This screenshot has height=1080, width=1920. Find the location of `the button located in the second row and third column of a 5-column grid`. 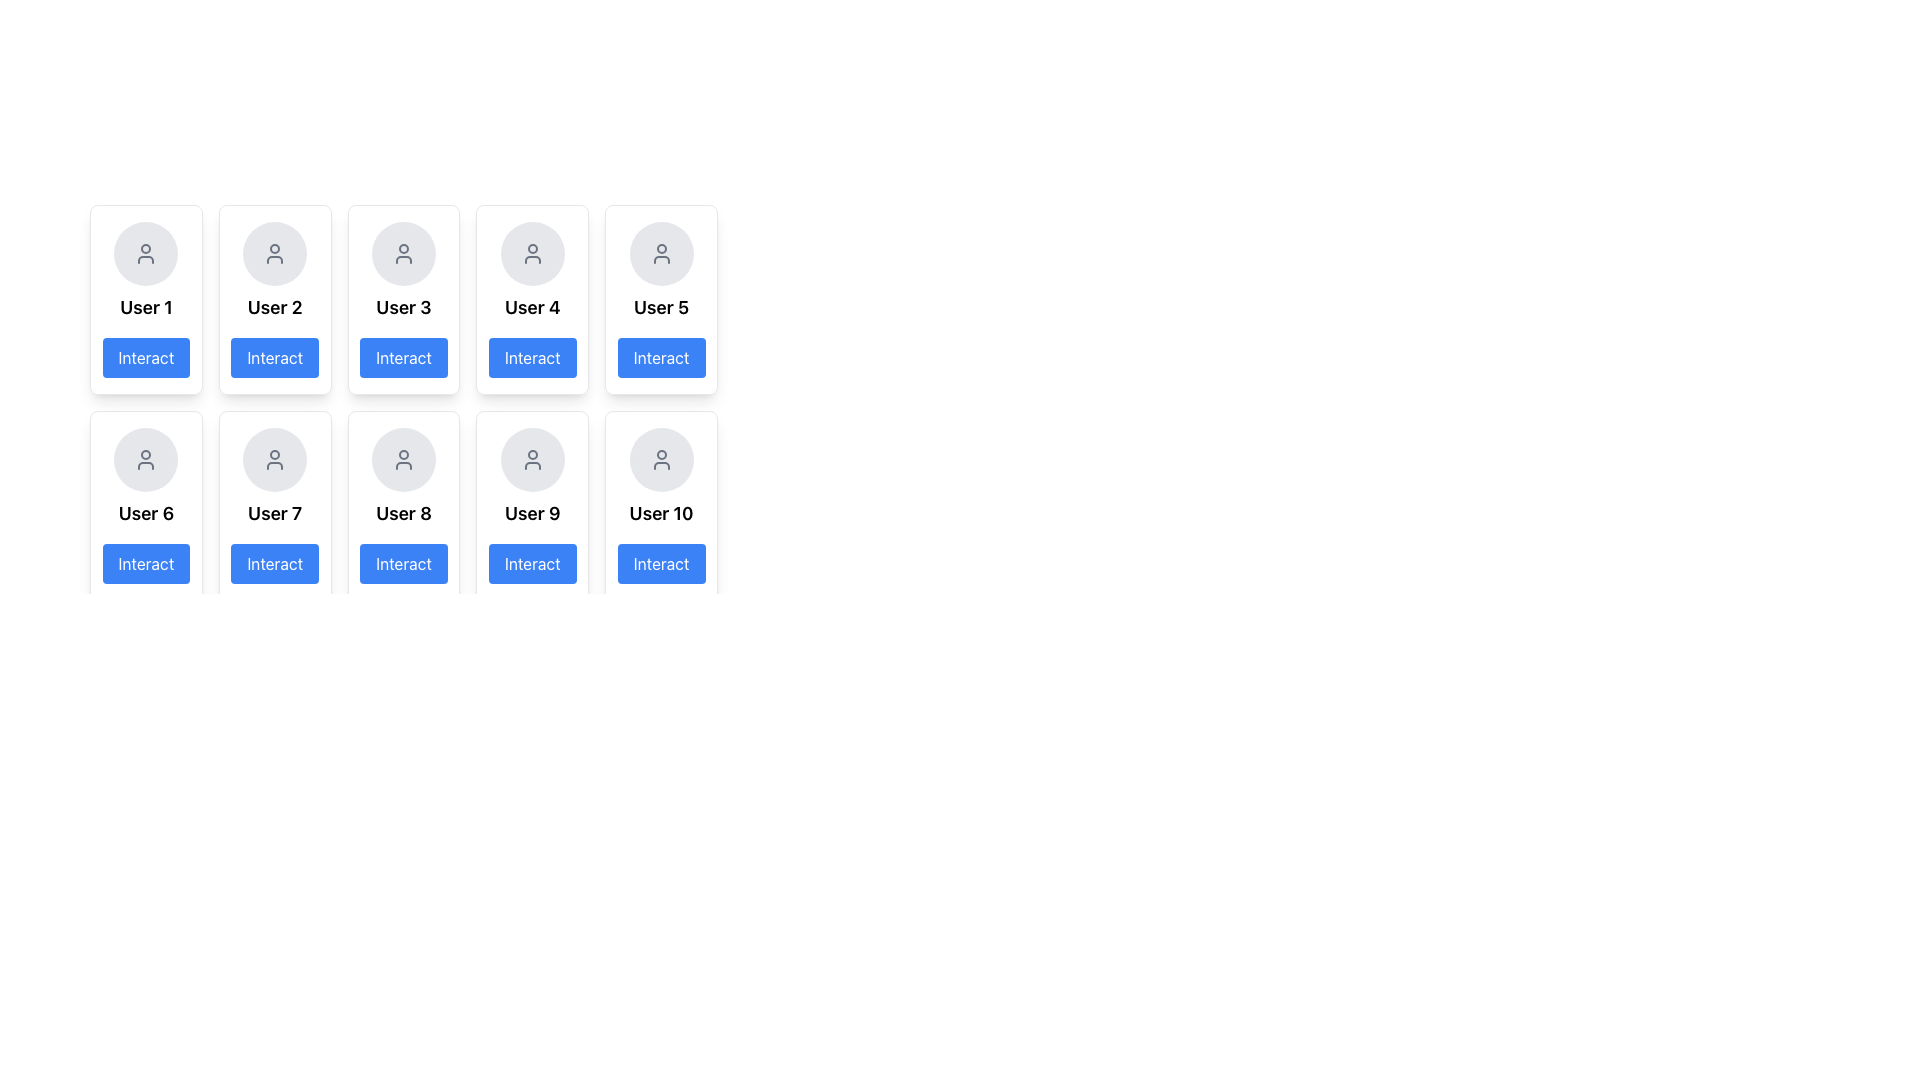

the button located in the second row and third column of a 5-column grid is located at coordinates (402, 402).